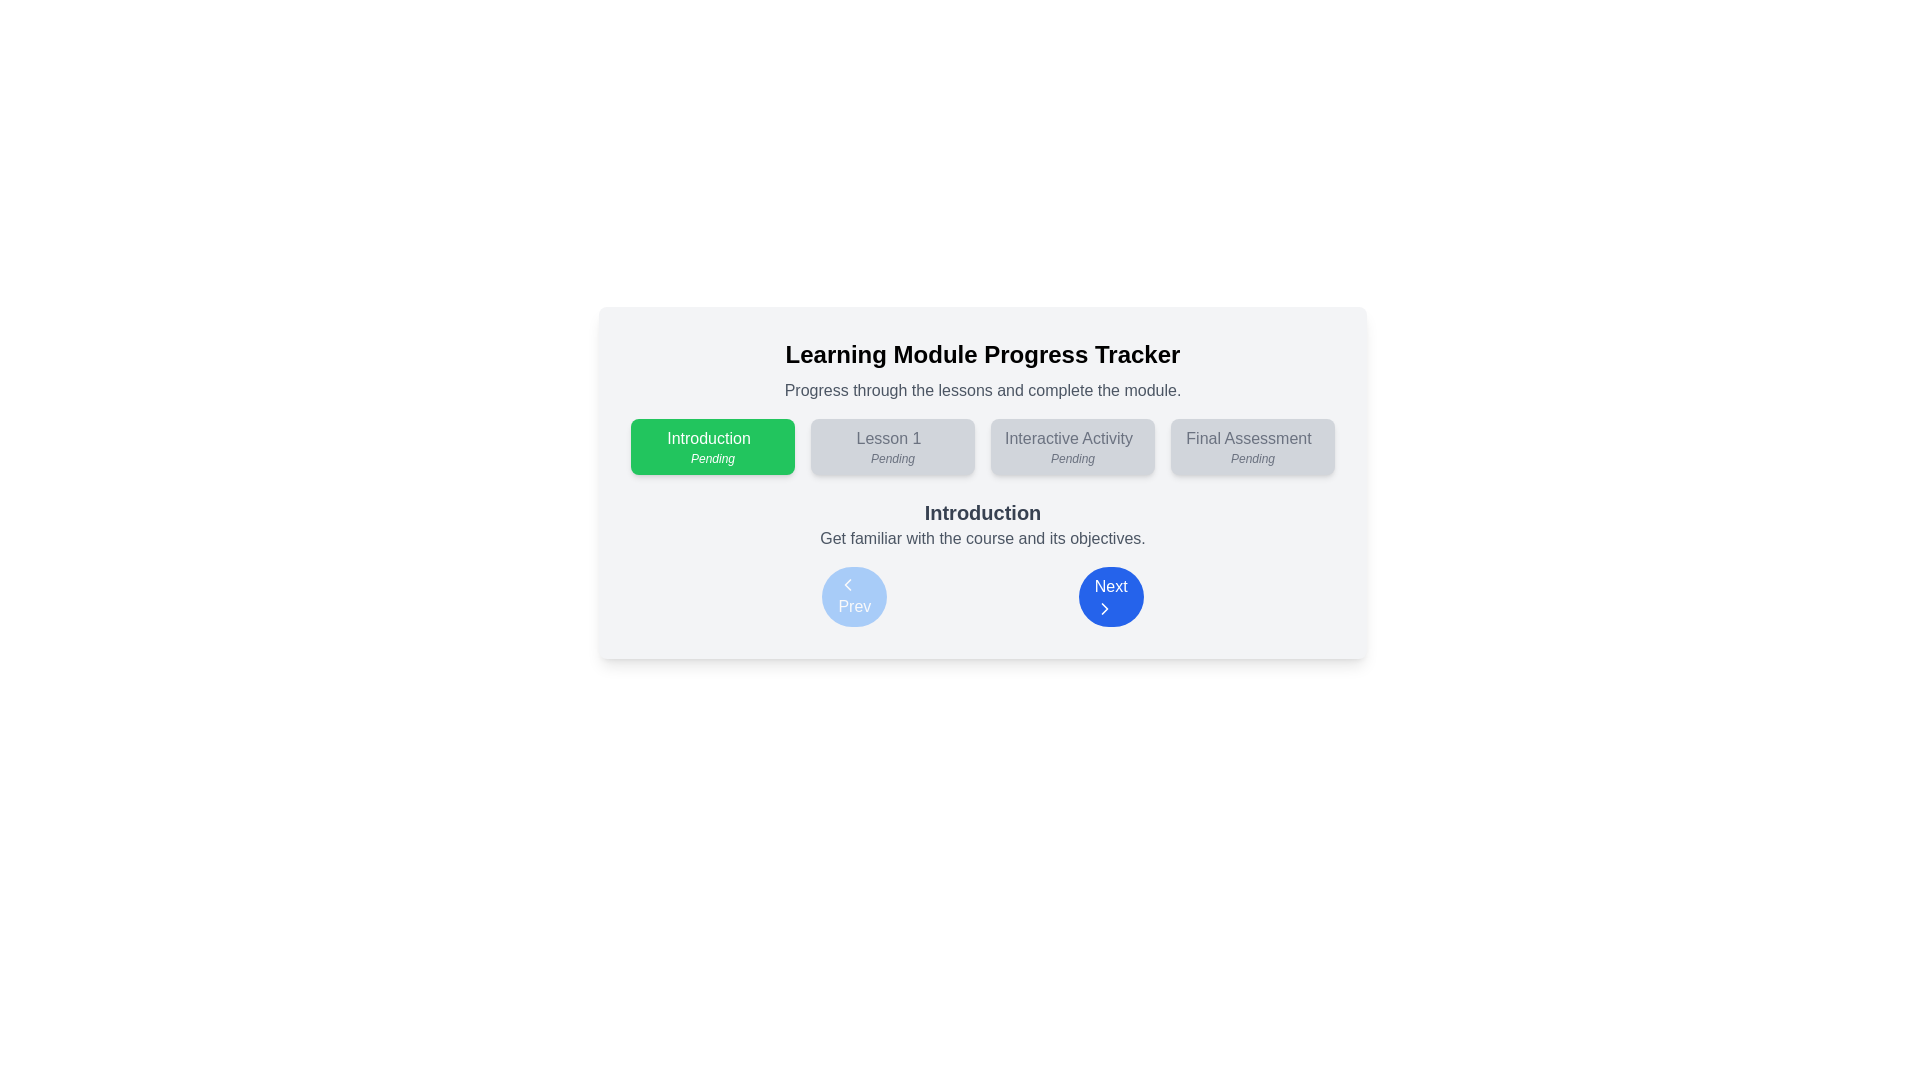  I want to click on the text label within the green button component that indicates the introductory module in the Learning Module Progress Tracker interface, so click(712, 438).